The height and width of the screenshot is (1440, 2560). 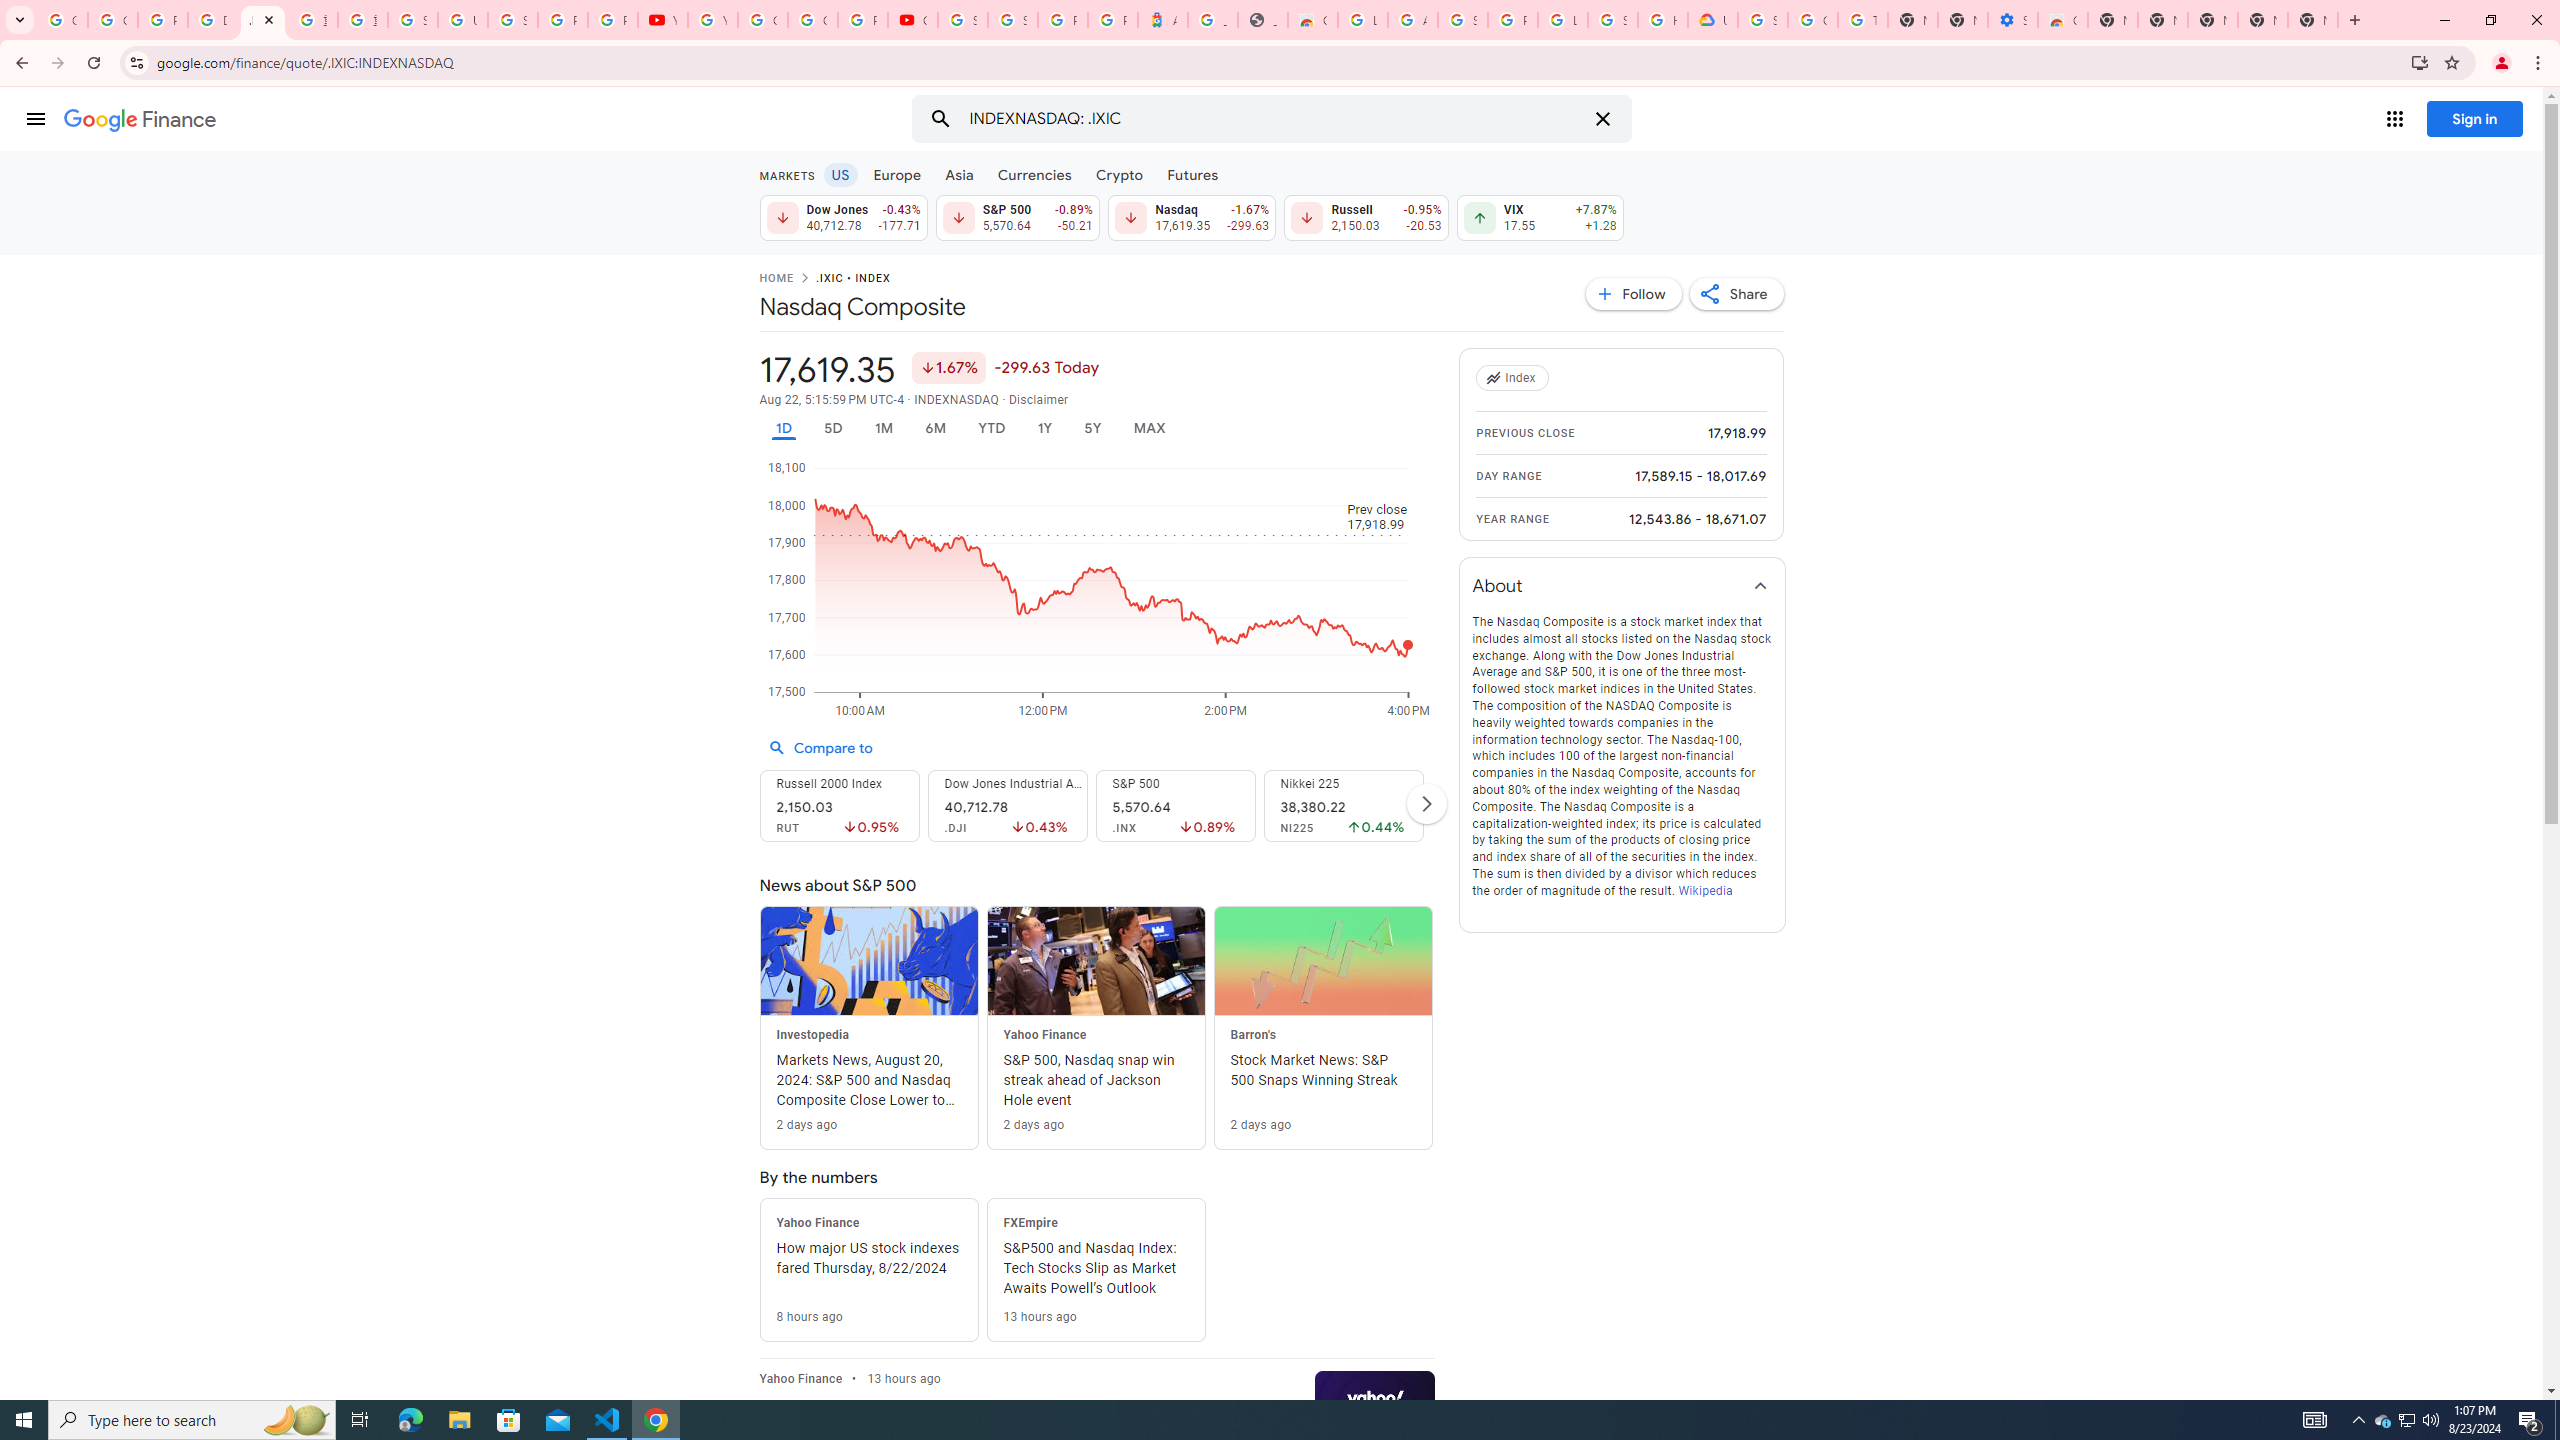 What do you see at coordinates (34, 118) in the screenshot?
I see `'Main menu'` at bounding box center [34, 118].